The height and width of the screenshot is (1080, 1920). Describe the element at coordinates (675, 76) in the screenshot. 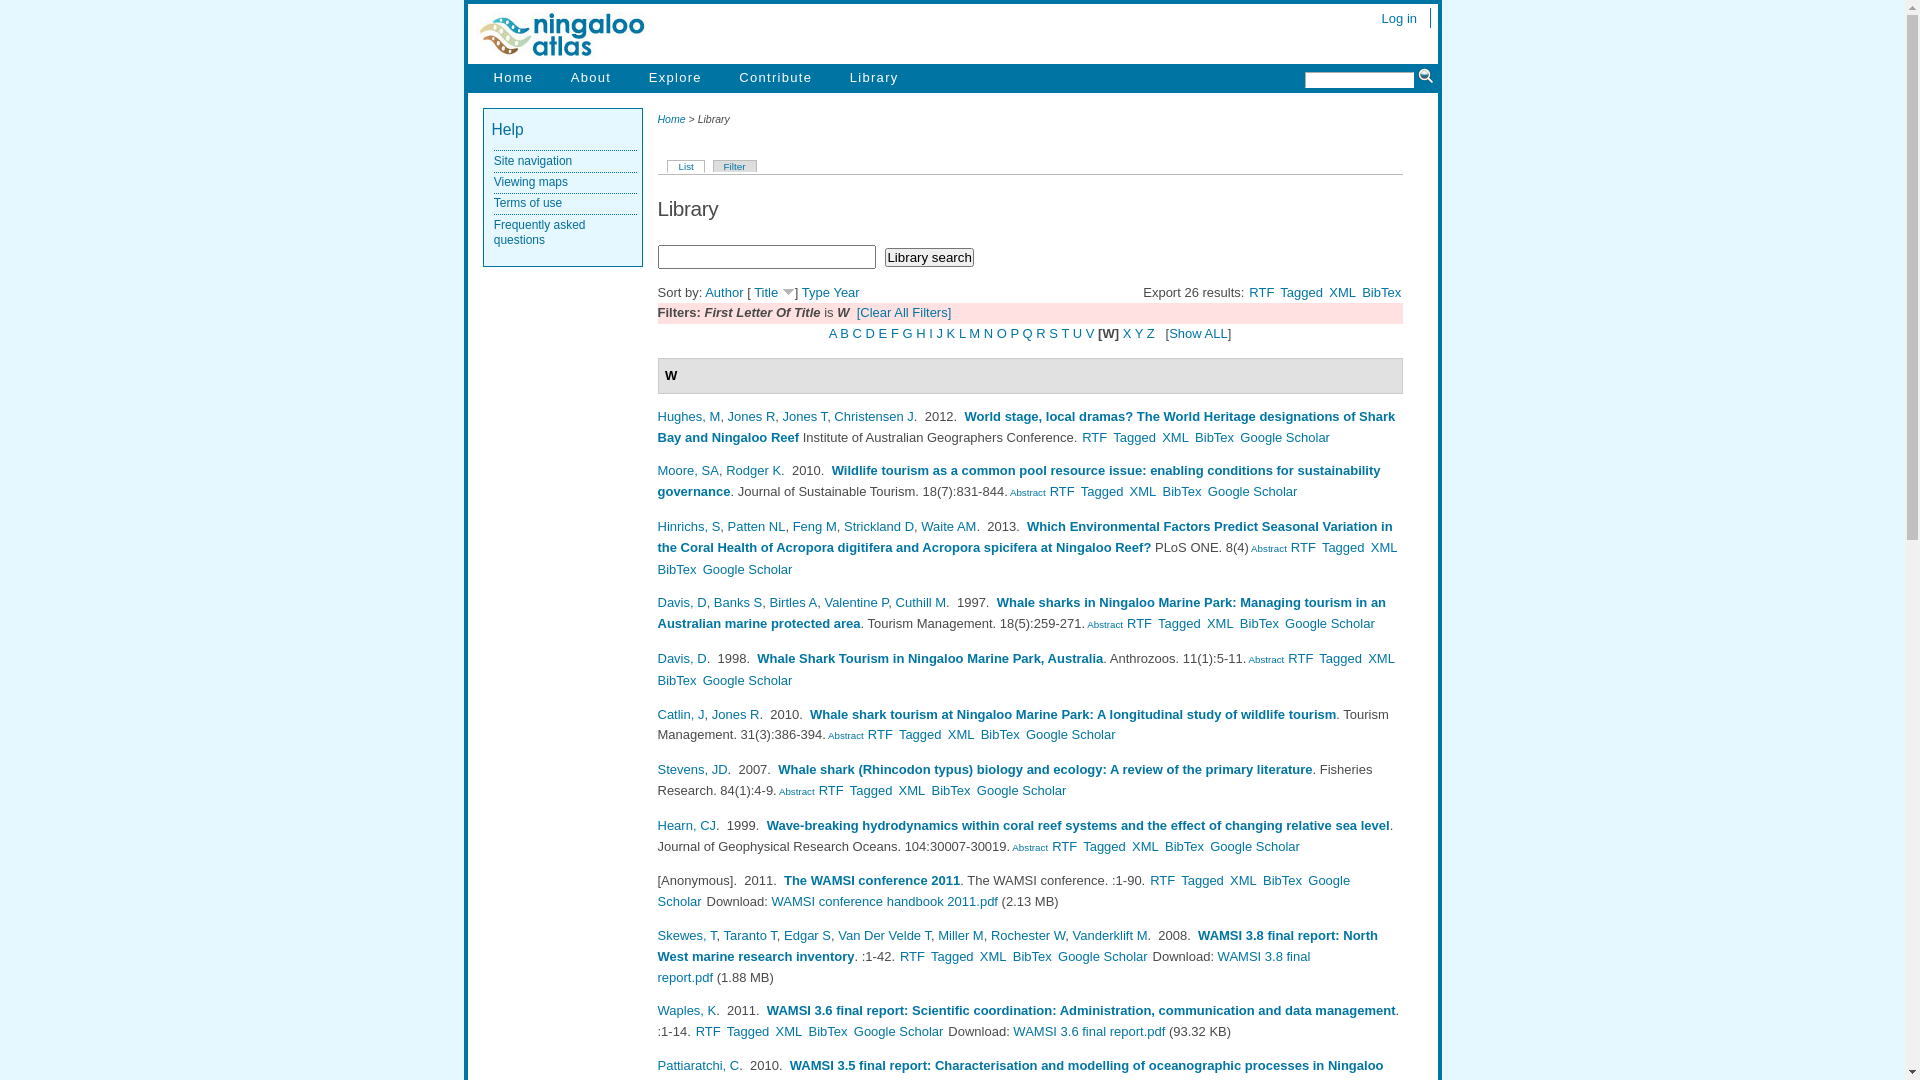

I see `'Explore'` at that location.